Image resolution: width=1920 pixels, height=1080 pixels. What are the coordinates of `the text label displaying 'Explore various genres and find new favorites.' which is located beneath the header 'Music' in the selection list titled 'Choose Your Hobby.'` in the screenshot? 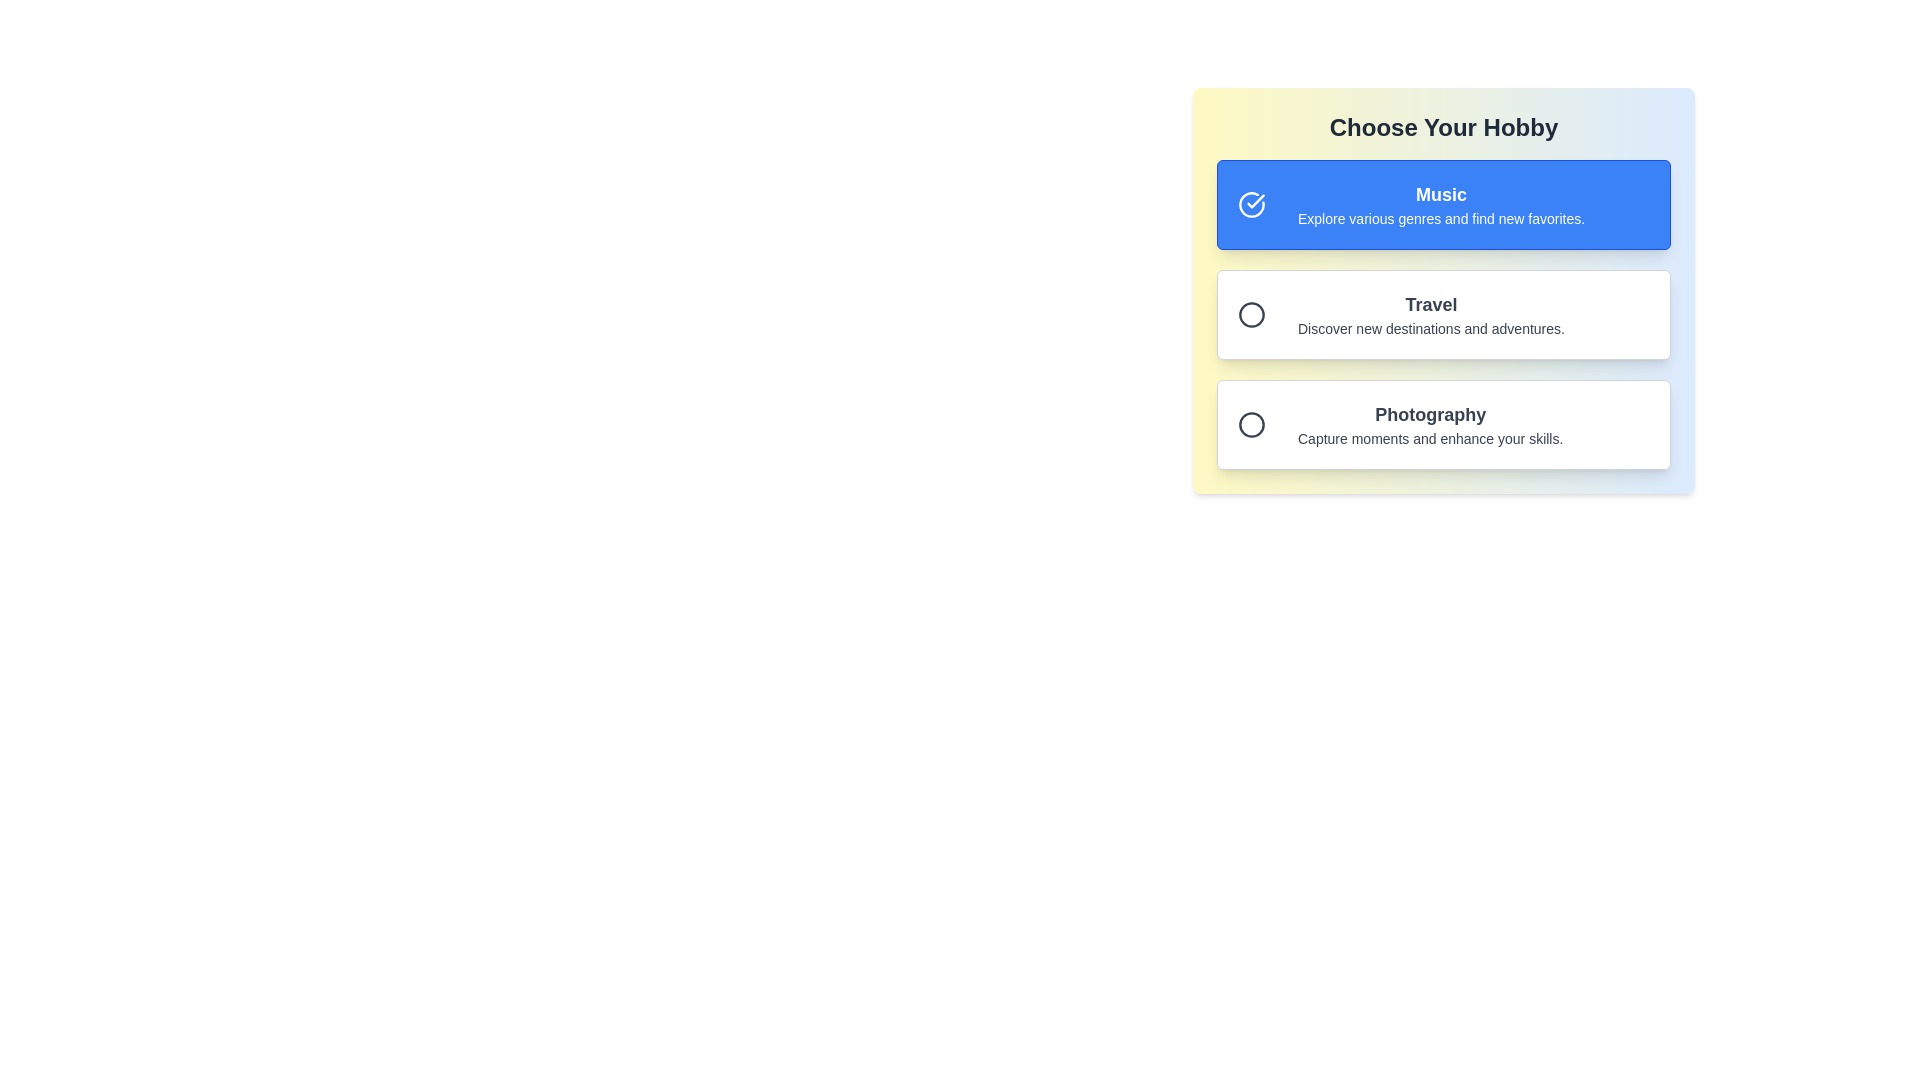 It's located at (1441, 219).